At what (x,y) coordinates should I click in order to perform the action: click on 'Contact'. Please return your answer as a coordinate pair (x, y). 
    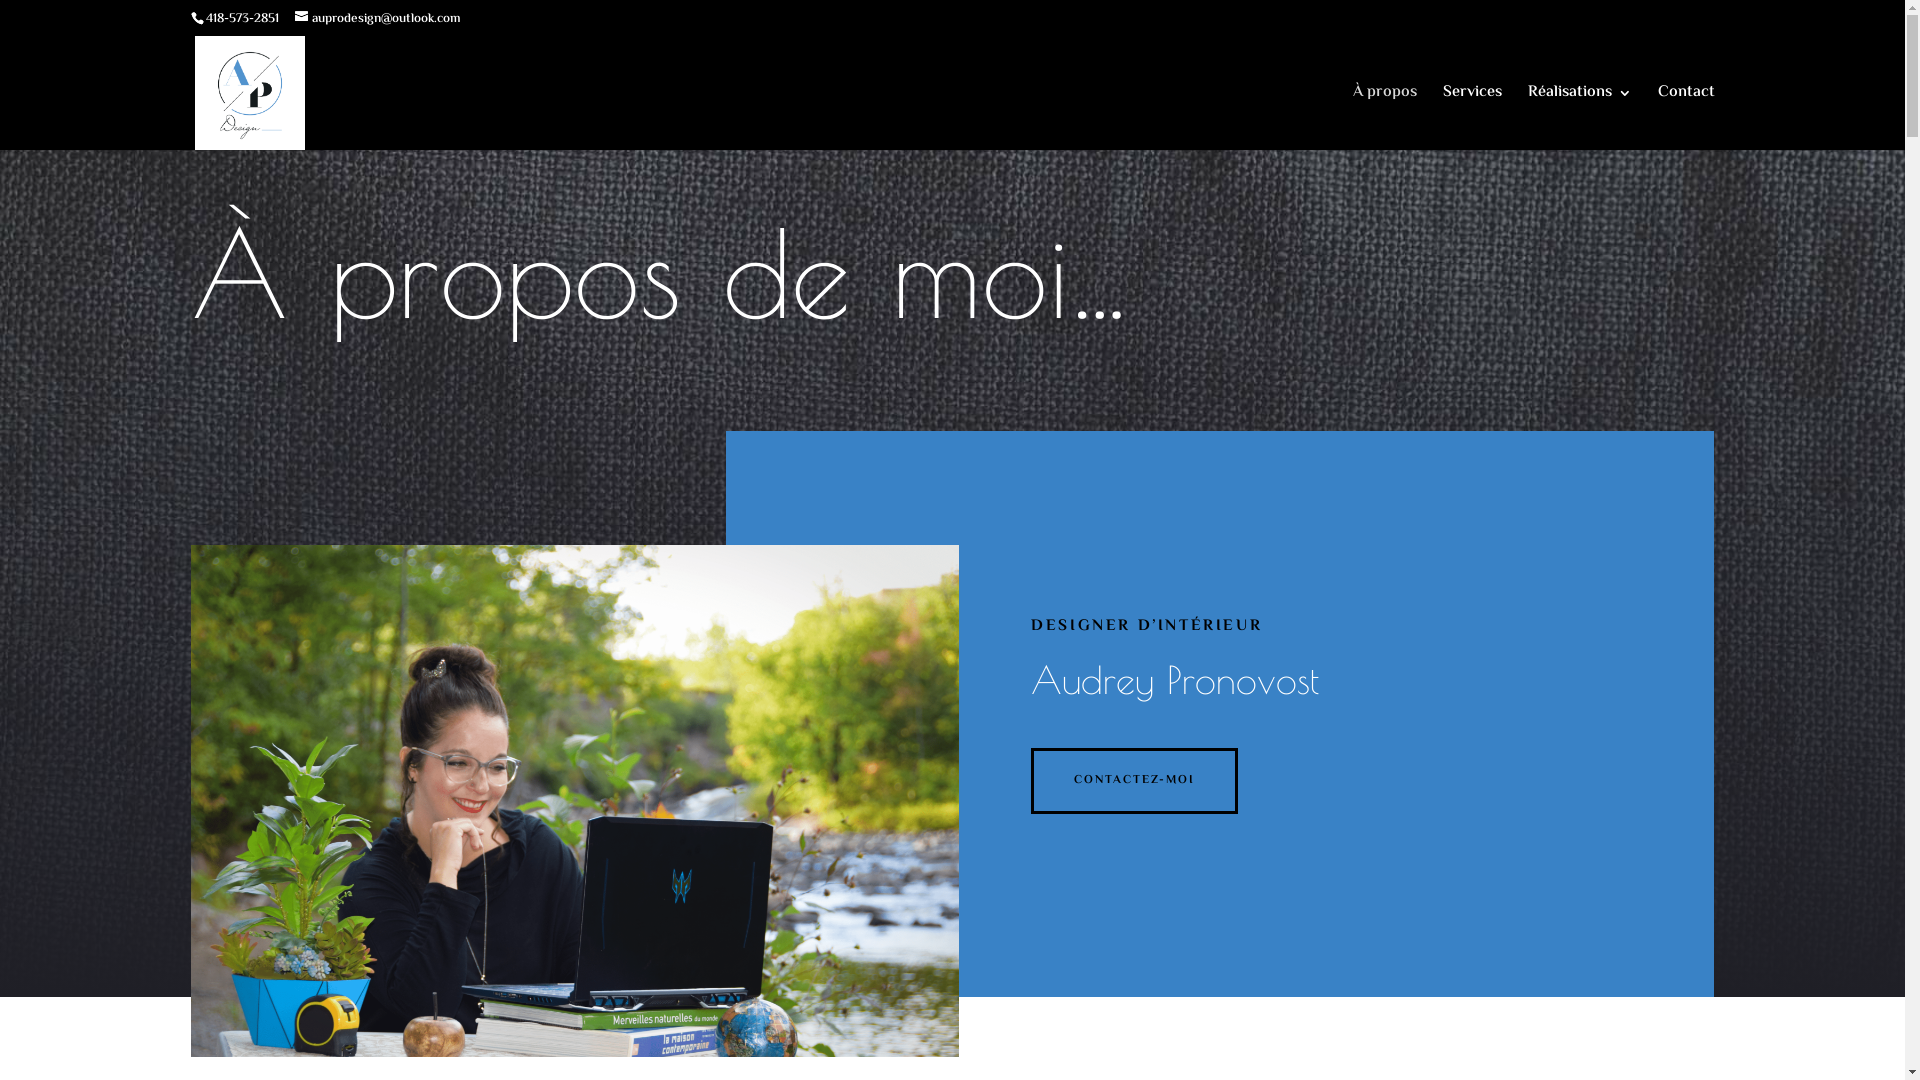
    Looking at the image, I should click on (1657, 118).